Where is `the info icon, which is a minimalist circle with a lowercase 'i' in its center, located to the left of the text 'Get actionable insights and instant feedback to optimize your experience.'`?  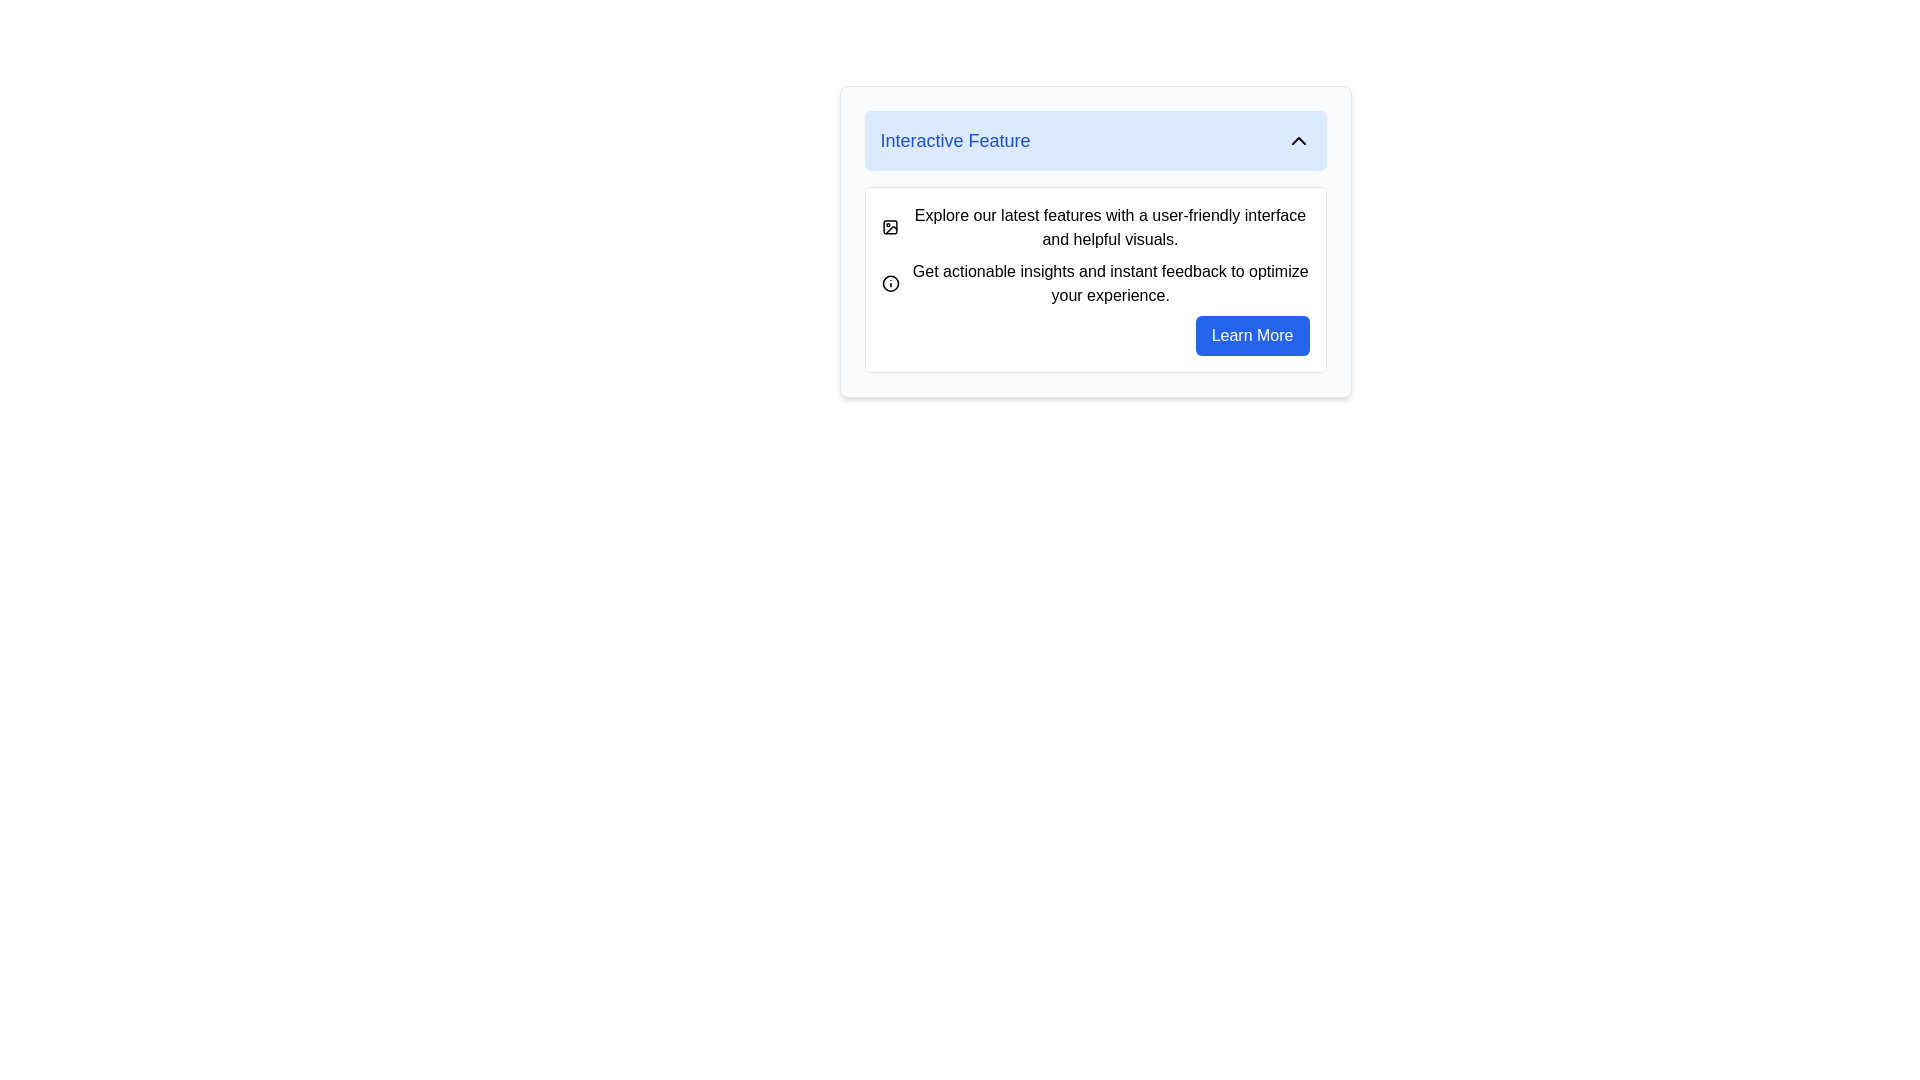
the info icon, which is a minimalist circle with a lowercase 'i' in its center, located to the left of the text 'Get actionable insights and instant feedback to optimize your experience.' is located at coordinates (889, 284).